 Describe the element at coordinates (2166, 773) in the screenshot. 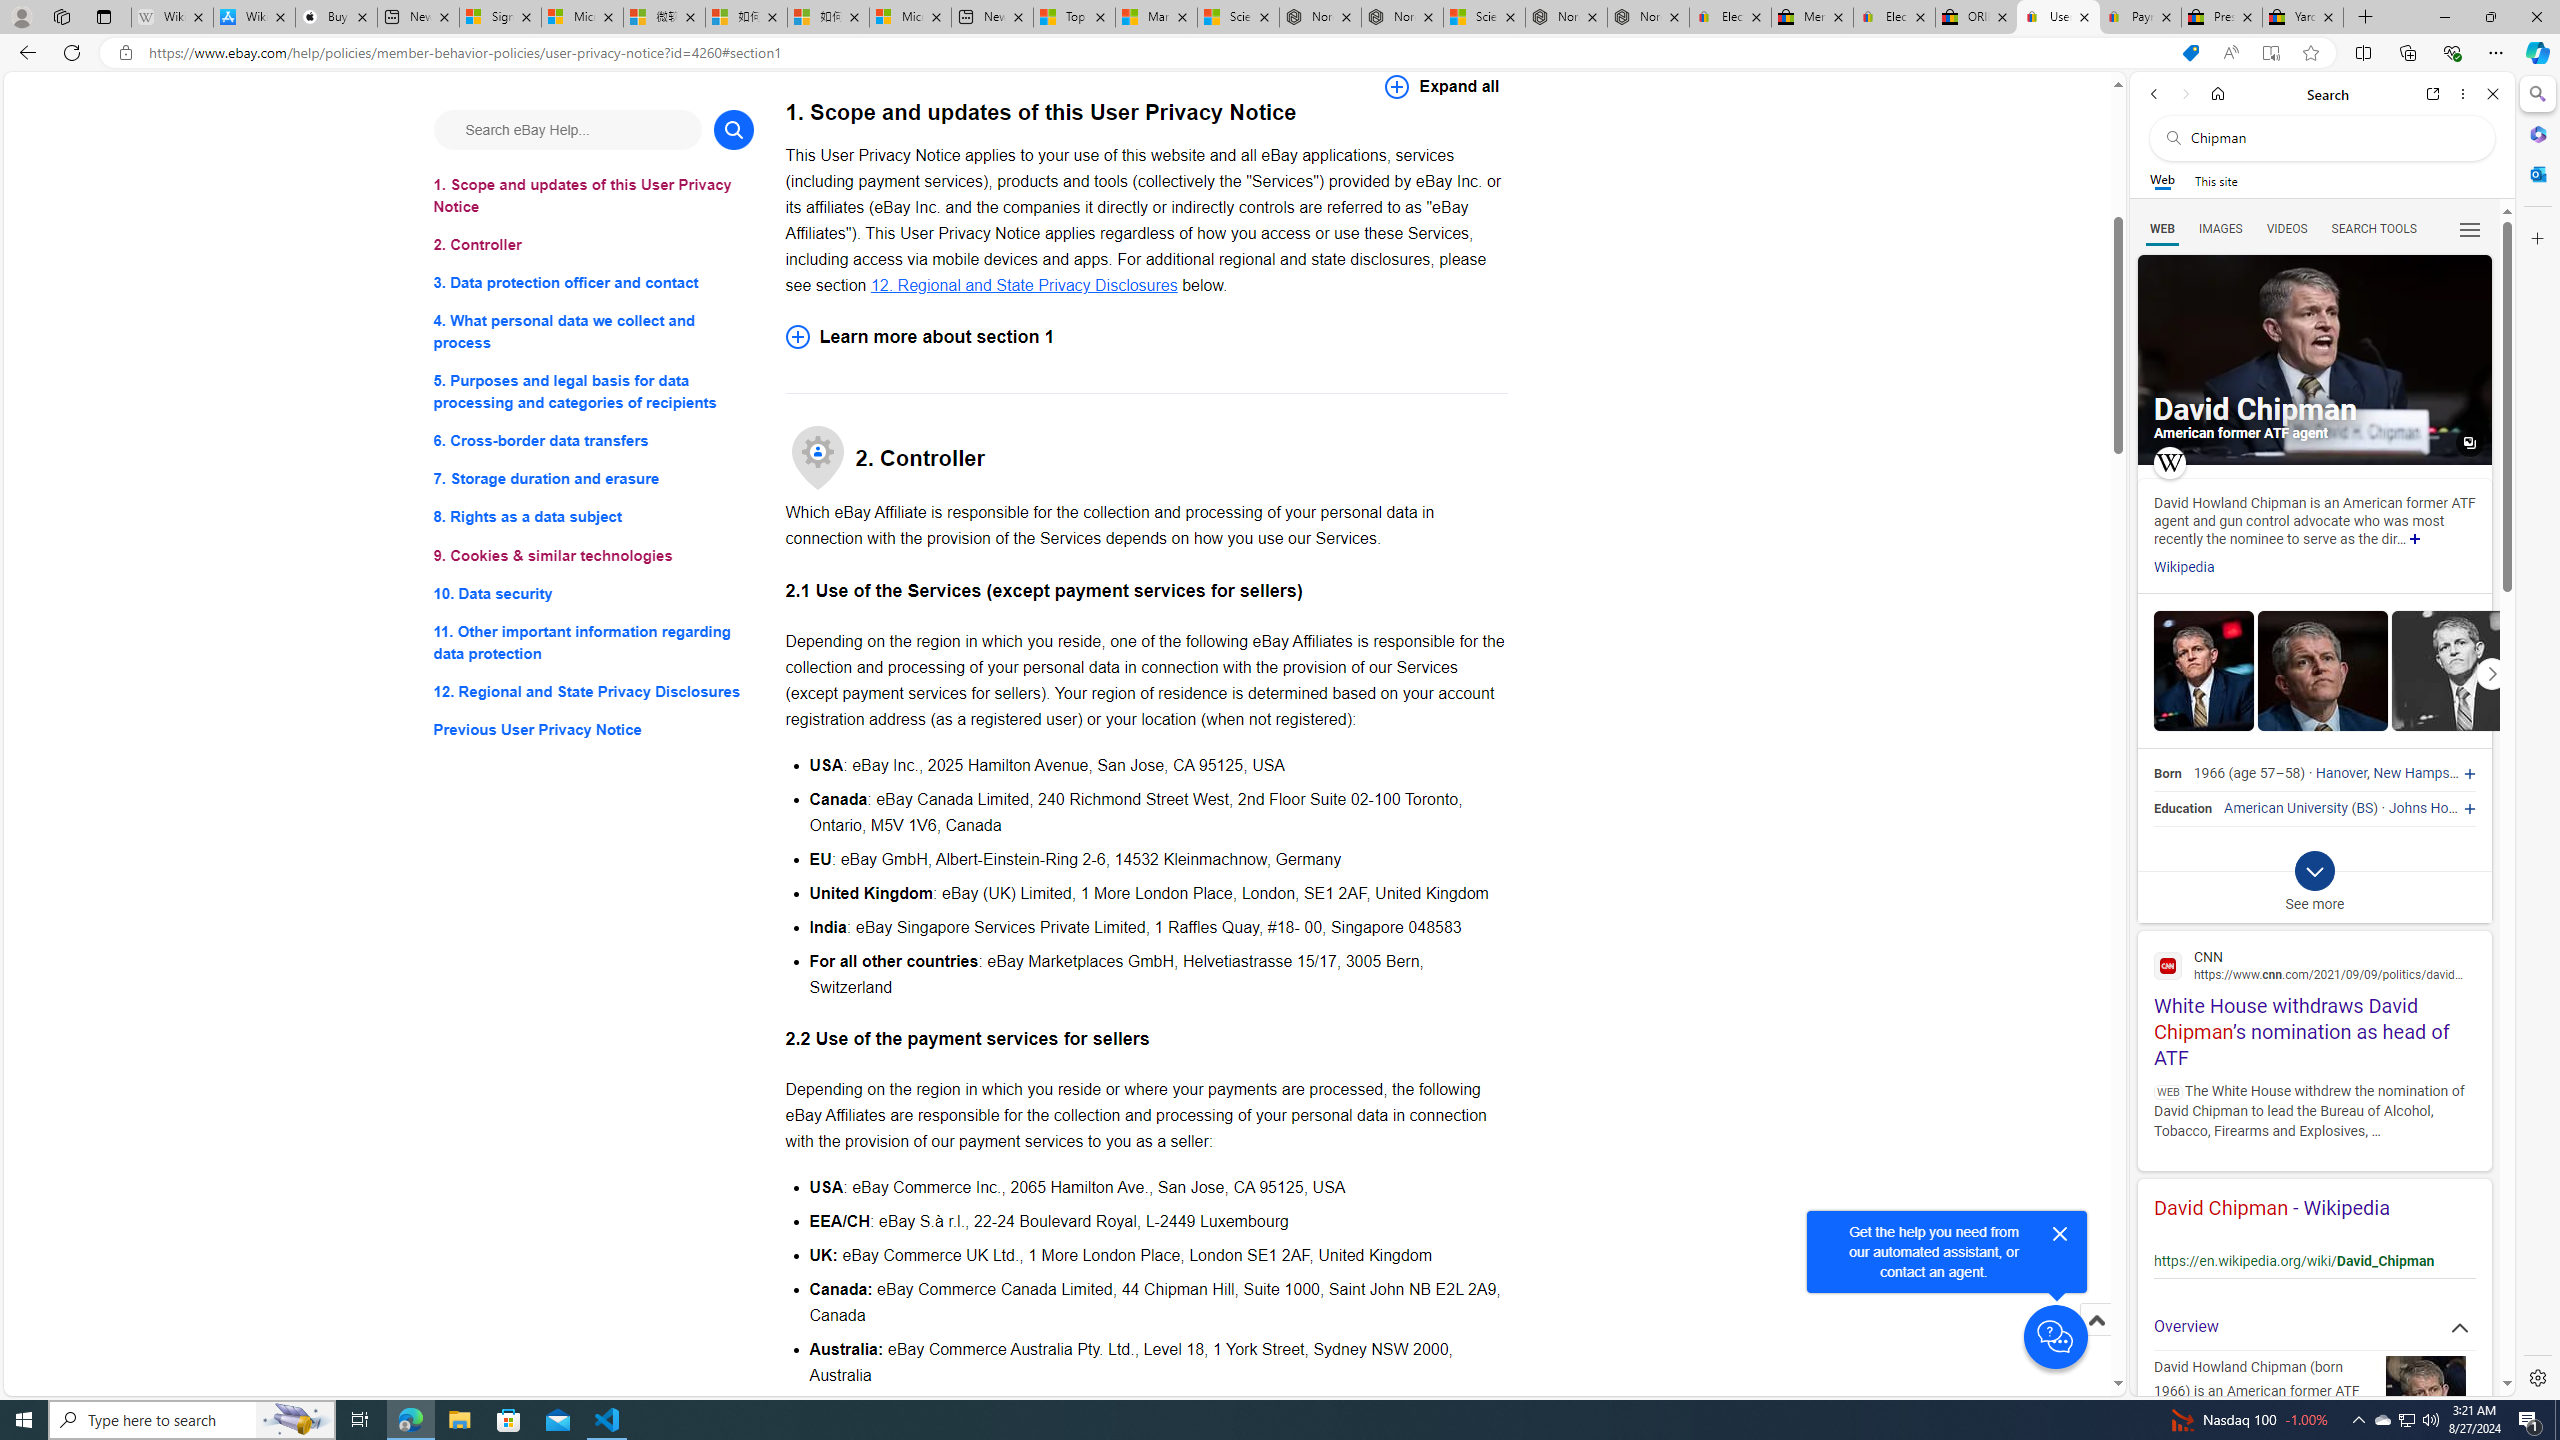

I see `'Born'` at that location.